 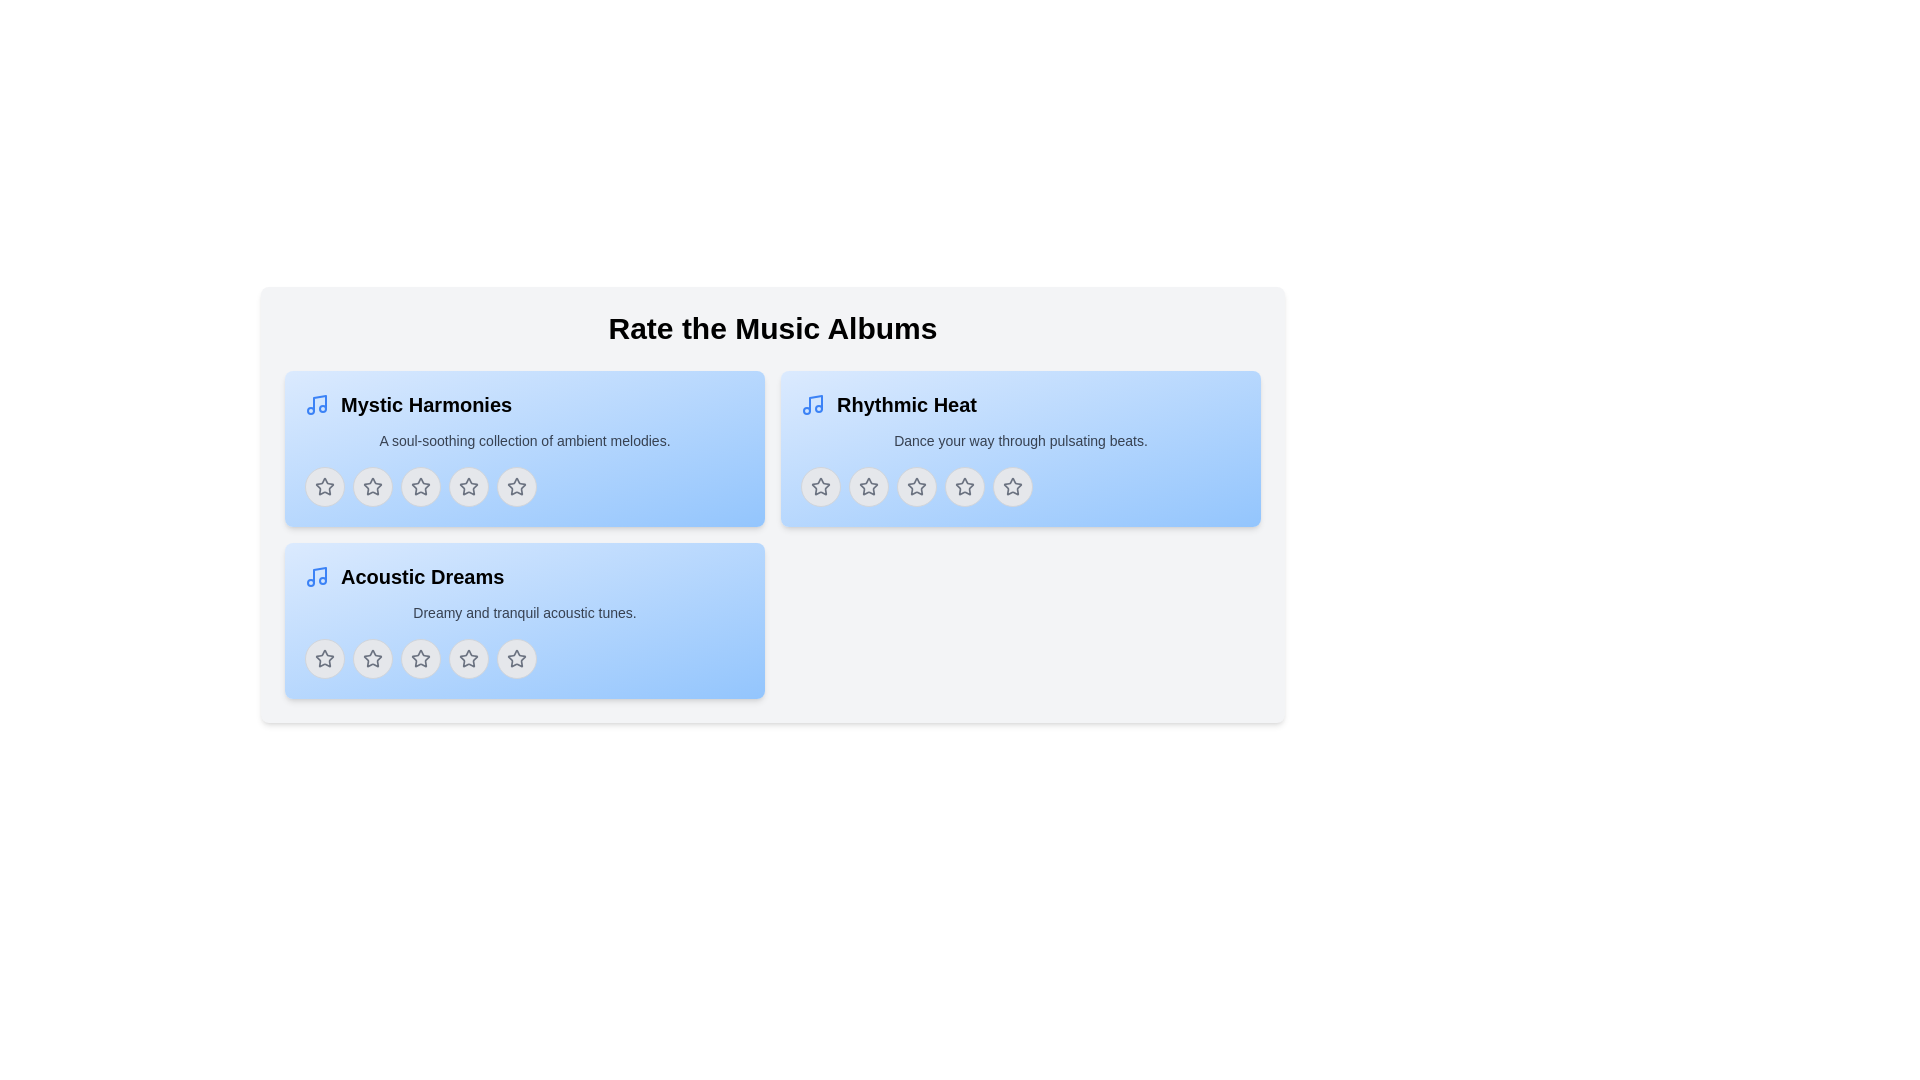 I want to click on the first star icon to assign a single-star rating for the 'Acoustic Dreams' music album, so click(x=373, y=659).